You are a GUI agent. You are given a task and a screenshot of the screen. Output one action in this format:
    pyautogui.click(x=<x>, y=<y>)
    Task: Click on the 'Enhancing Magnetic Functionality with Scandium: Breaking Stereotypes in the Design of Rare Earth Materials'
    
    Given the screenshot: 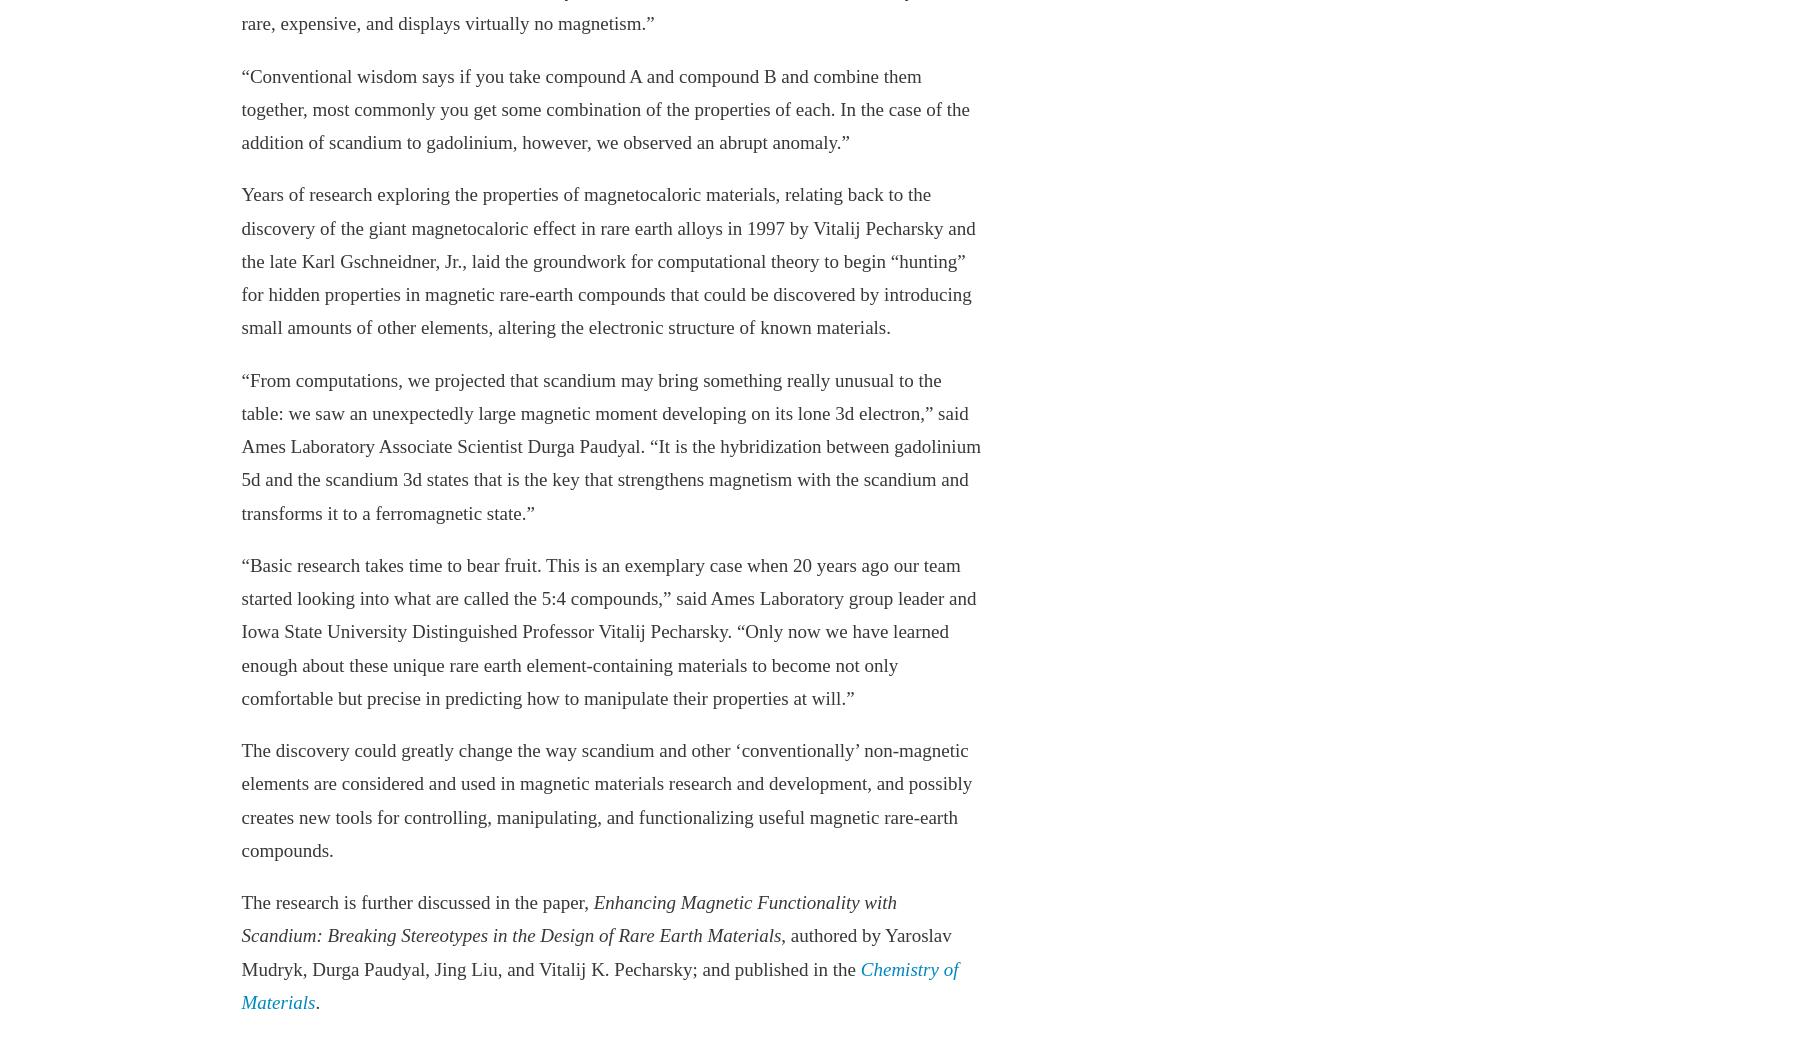 What is the action you would take?
    pyautogui.click(x=568, y=919)
    